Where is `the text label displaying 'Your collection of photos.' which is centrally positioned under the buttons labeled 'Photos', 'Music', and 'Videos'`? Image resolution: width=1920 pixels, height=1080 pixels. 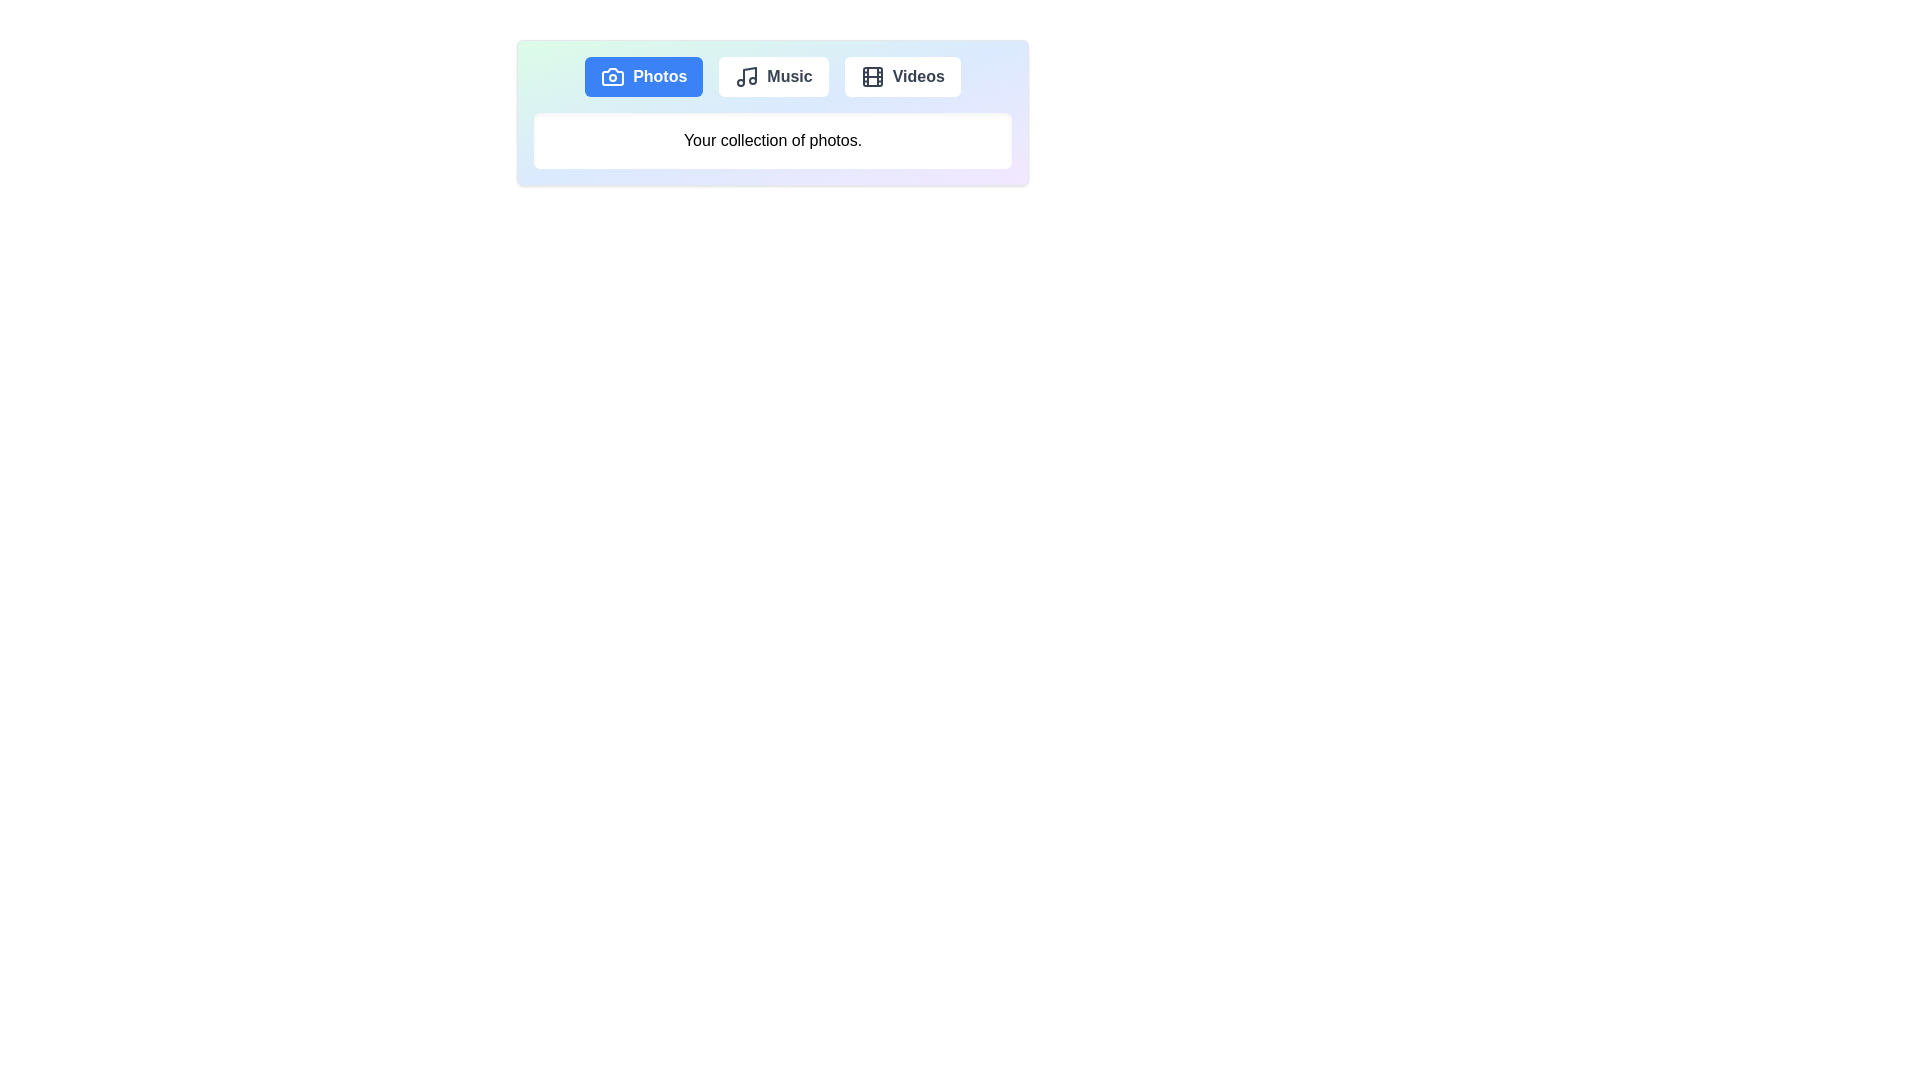
the text label displaying 'Your collection of photos.' which is centrally positioned under the buttons labeled 'Photos', 'Music', and 'Videos' is located at coordinates (771, 140).